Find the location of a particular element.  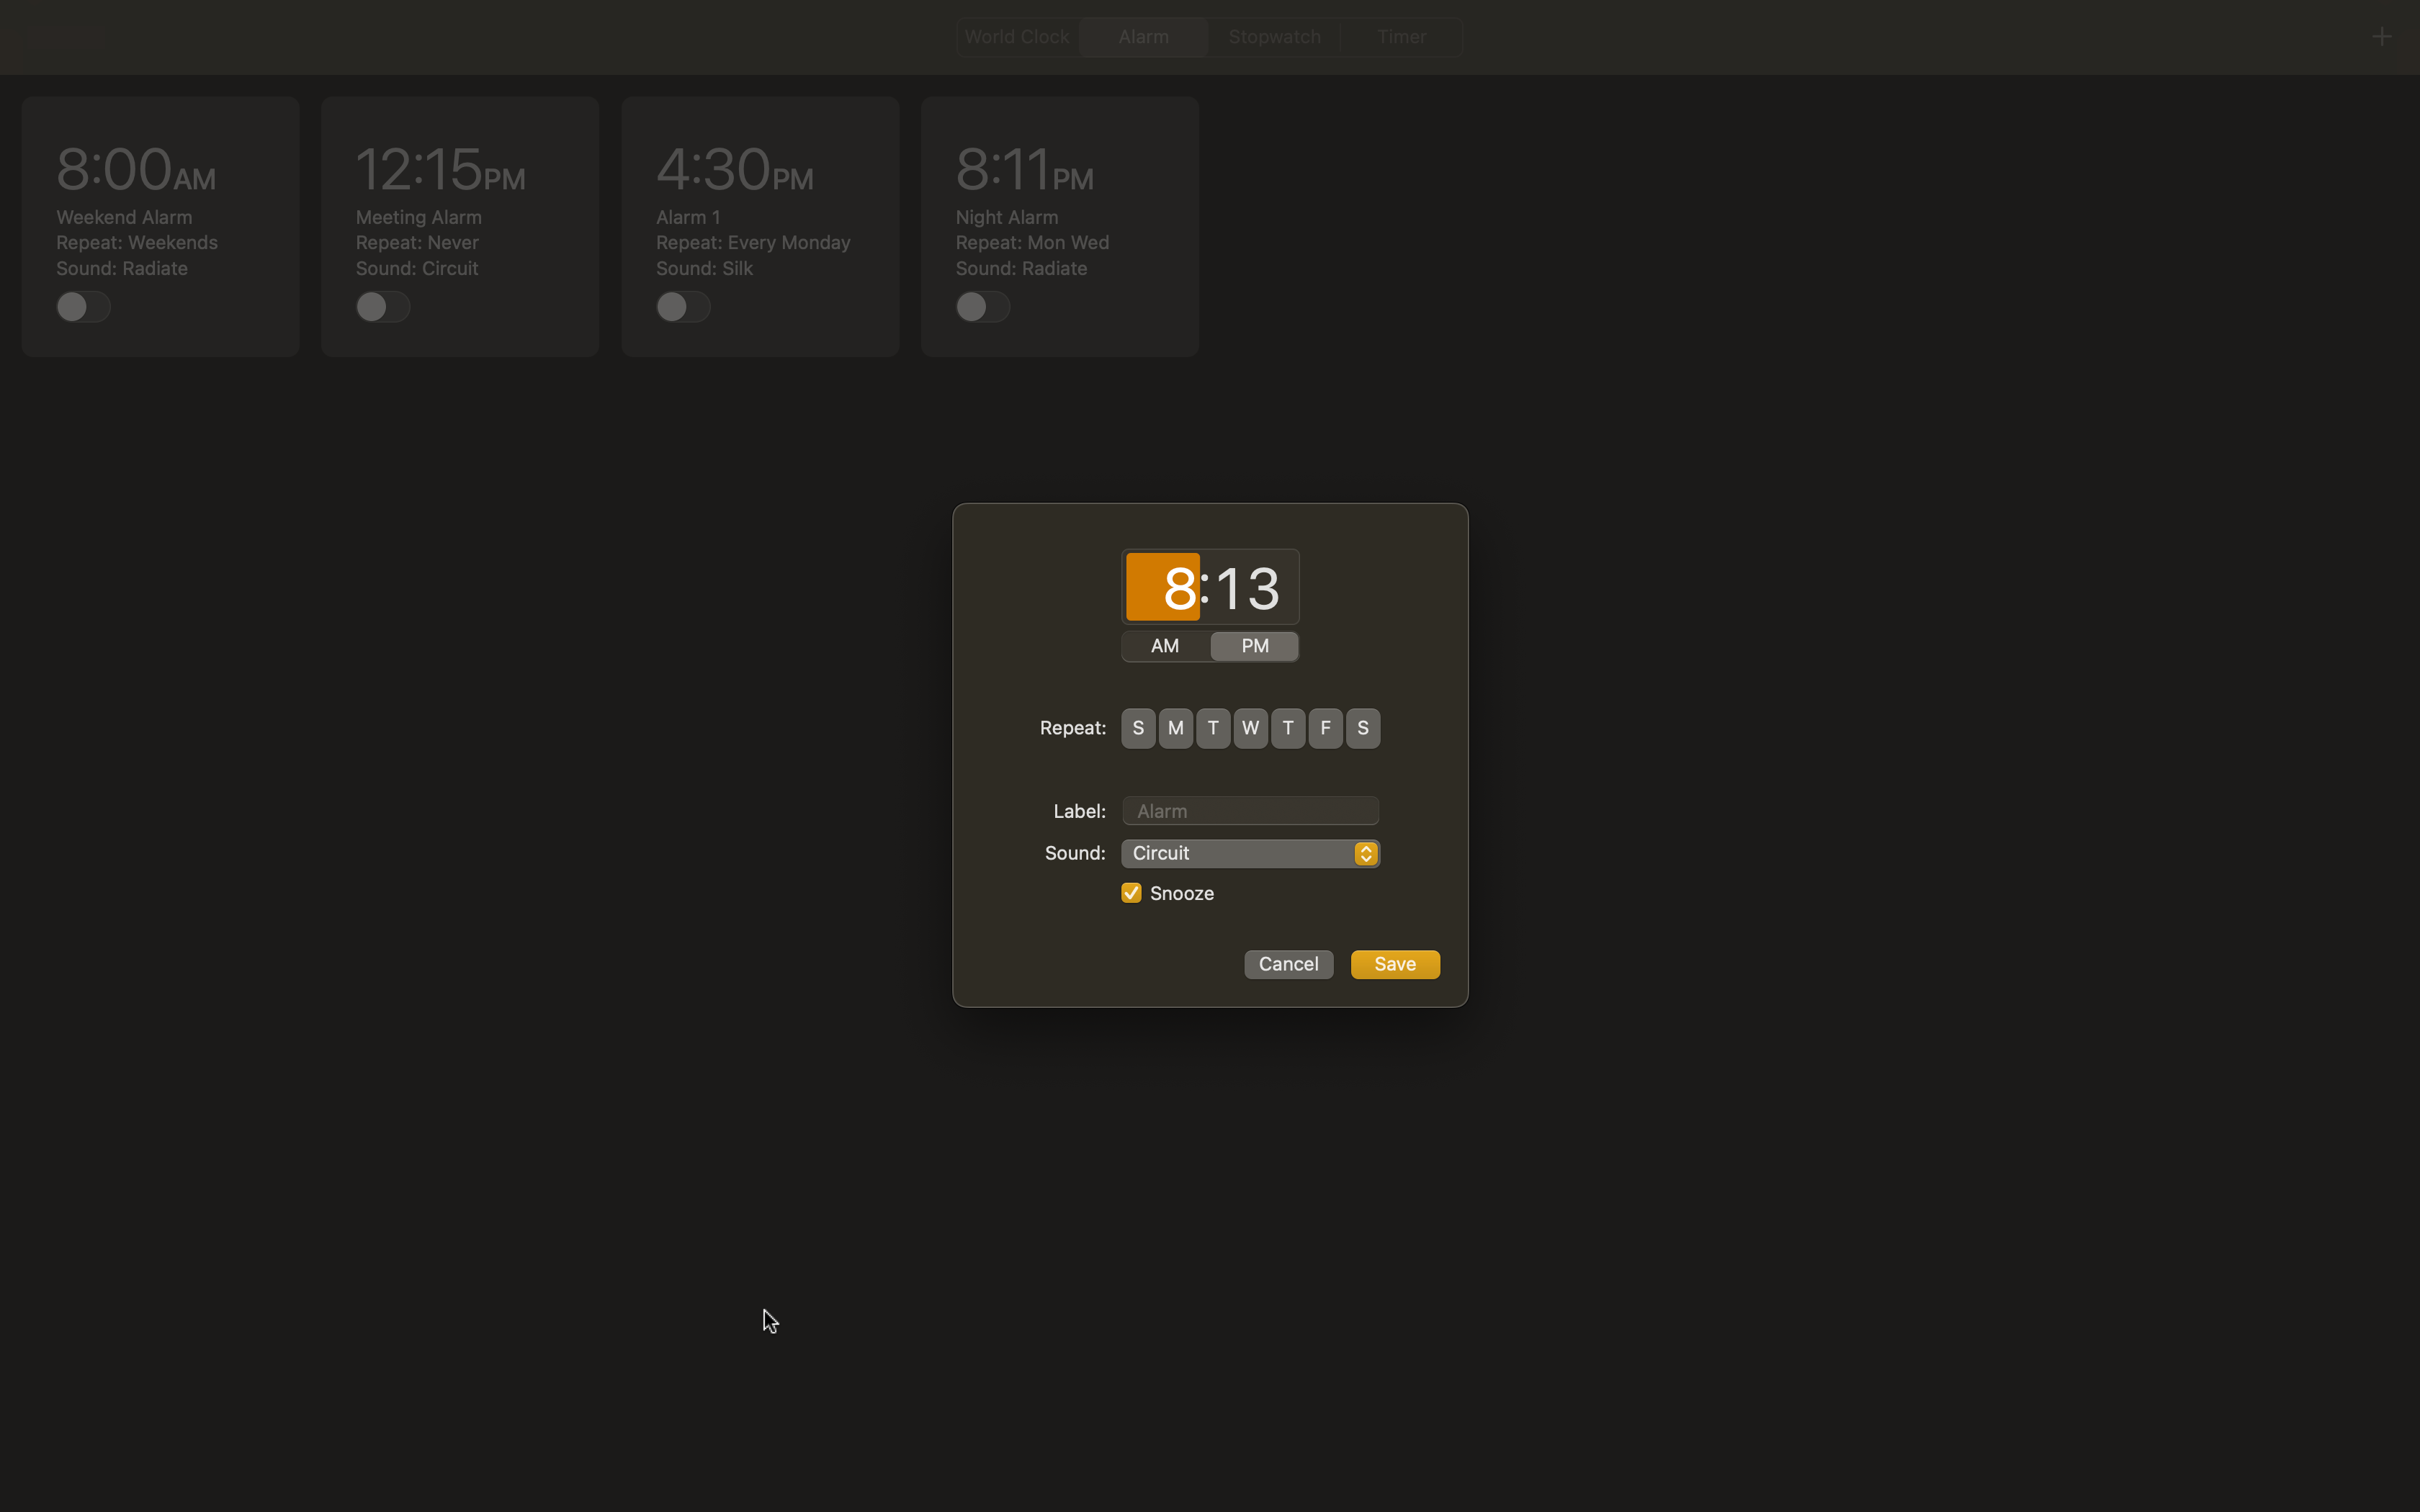

Update the time fields with 2 hours and 00 minutes is located at coordinates (1162, 588).